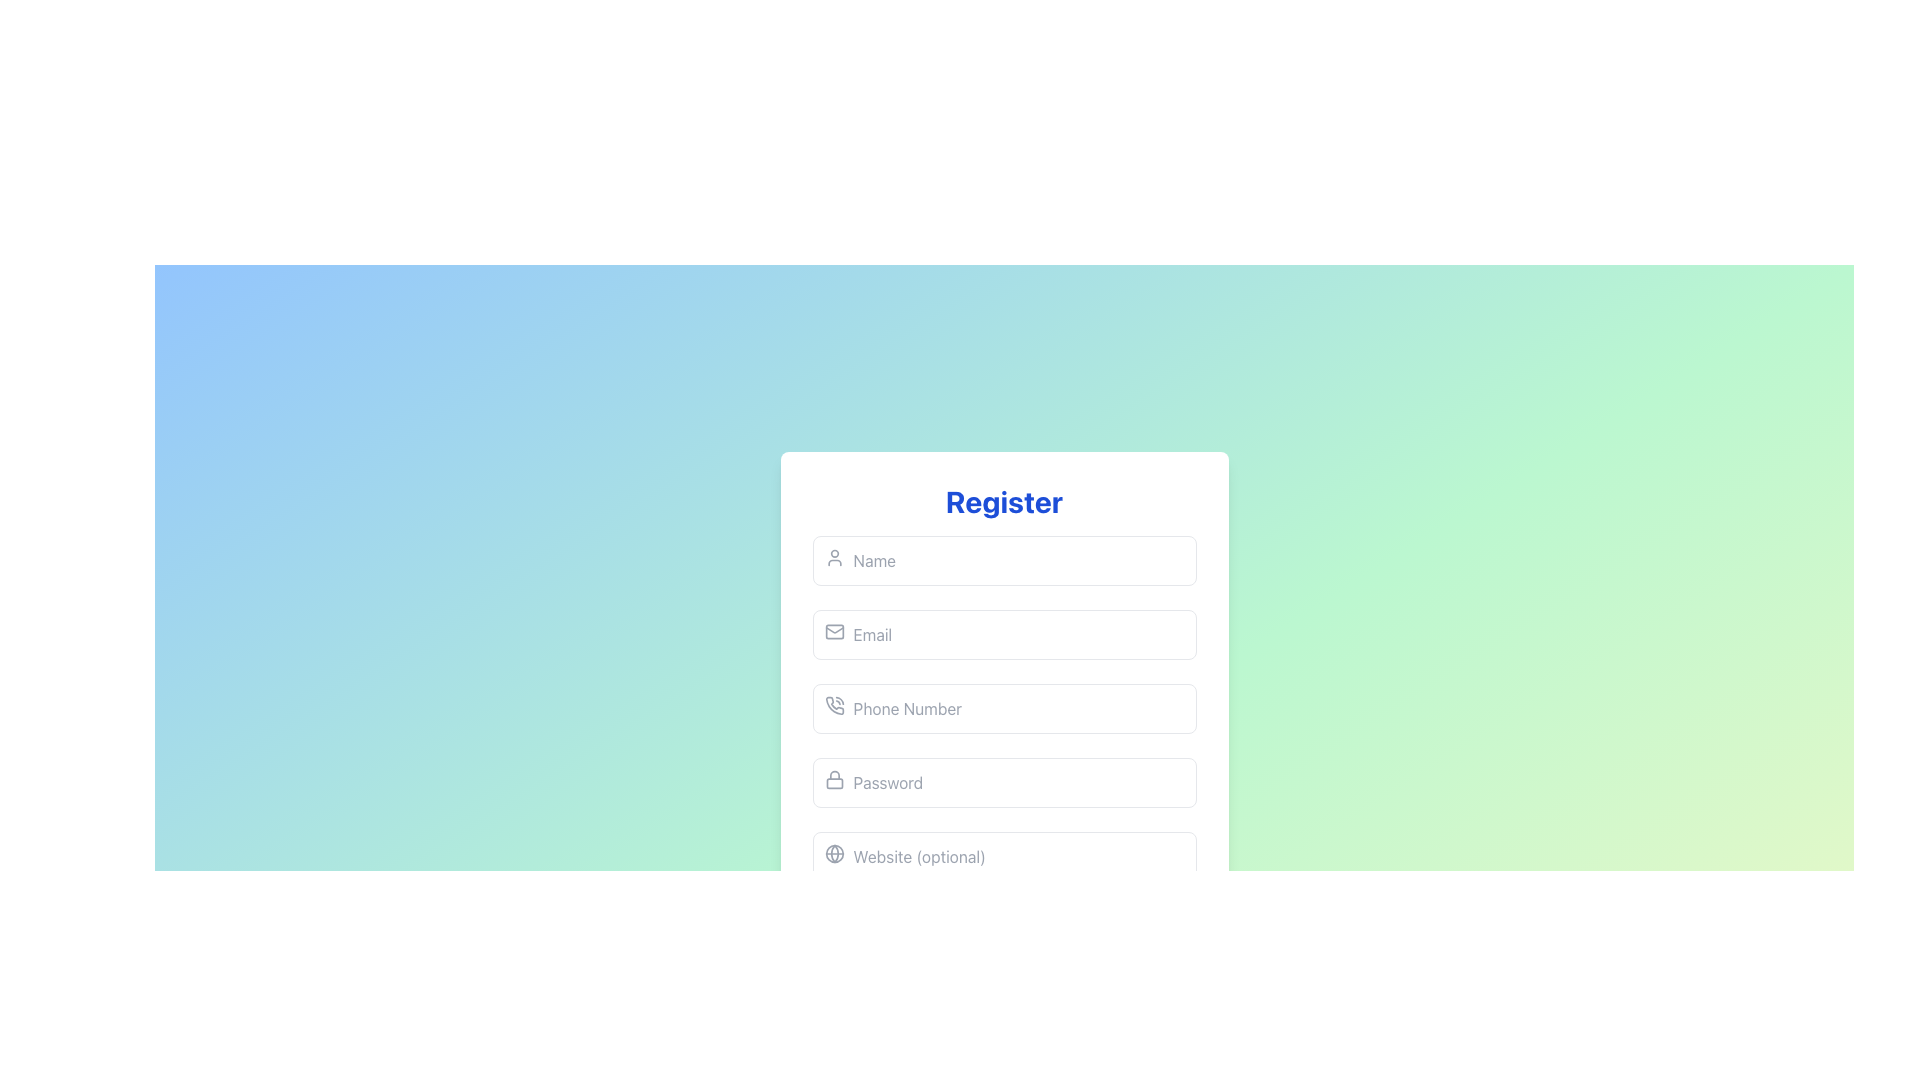  Describe the element at coordinates (834, 632) in the screenshot. I see `the Email icon component of the envelope symbol in the registration form, which is positioned to the left of the Email input field` at that location.